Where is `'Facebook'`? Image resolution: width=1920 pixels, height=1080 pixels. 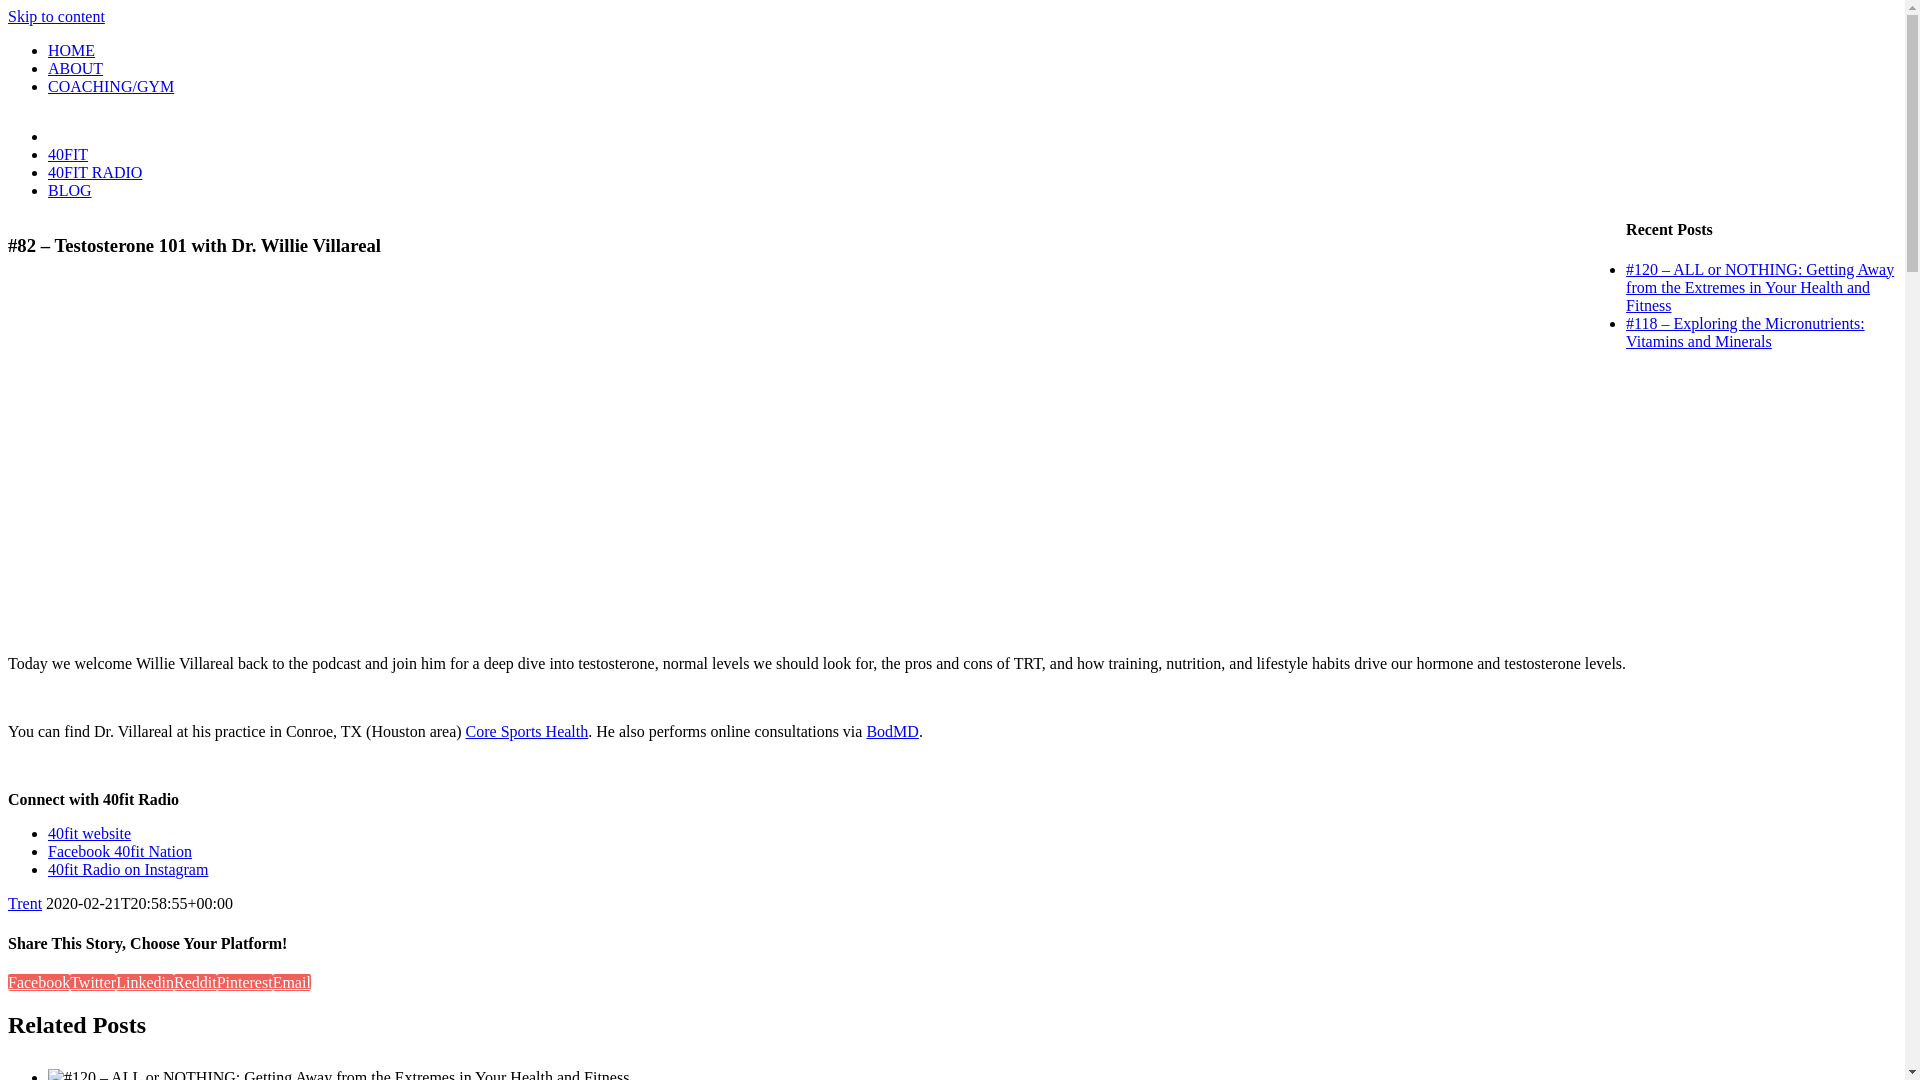 'Facebook' is located at coordinates (38, 981).